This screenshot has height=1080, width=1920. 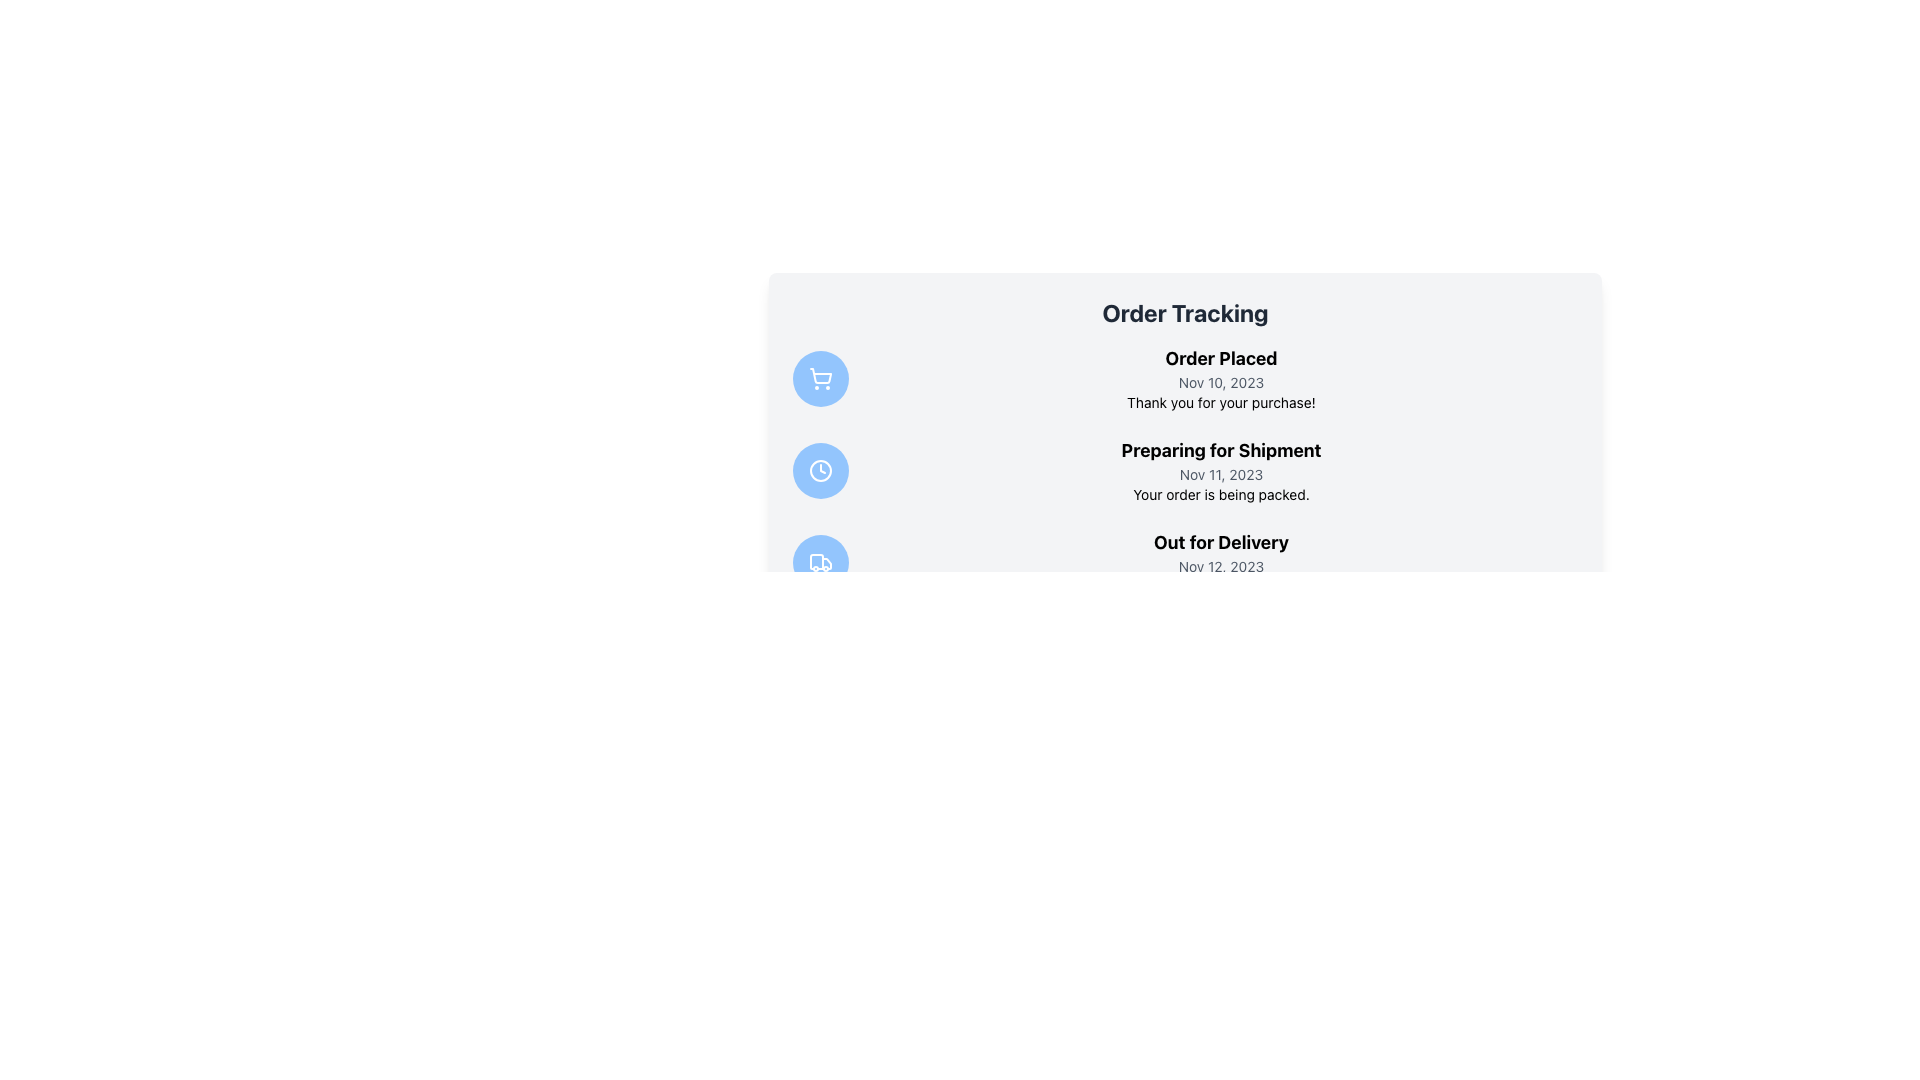 I want to click on the 'Preparing for Shipment' status icon, which is a clock symbol indicating time or progress, located to the left of the status text, so click(x=820, y=470).